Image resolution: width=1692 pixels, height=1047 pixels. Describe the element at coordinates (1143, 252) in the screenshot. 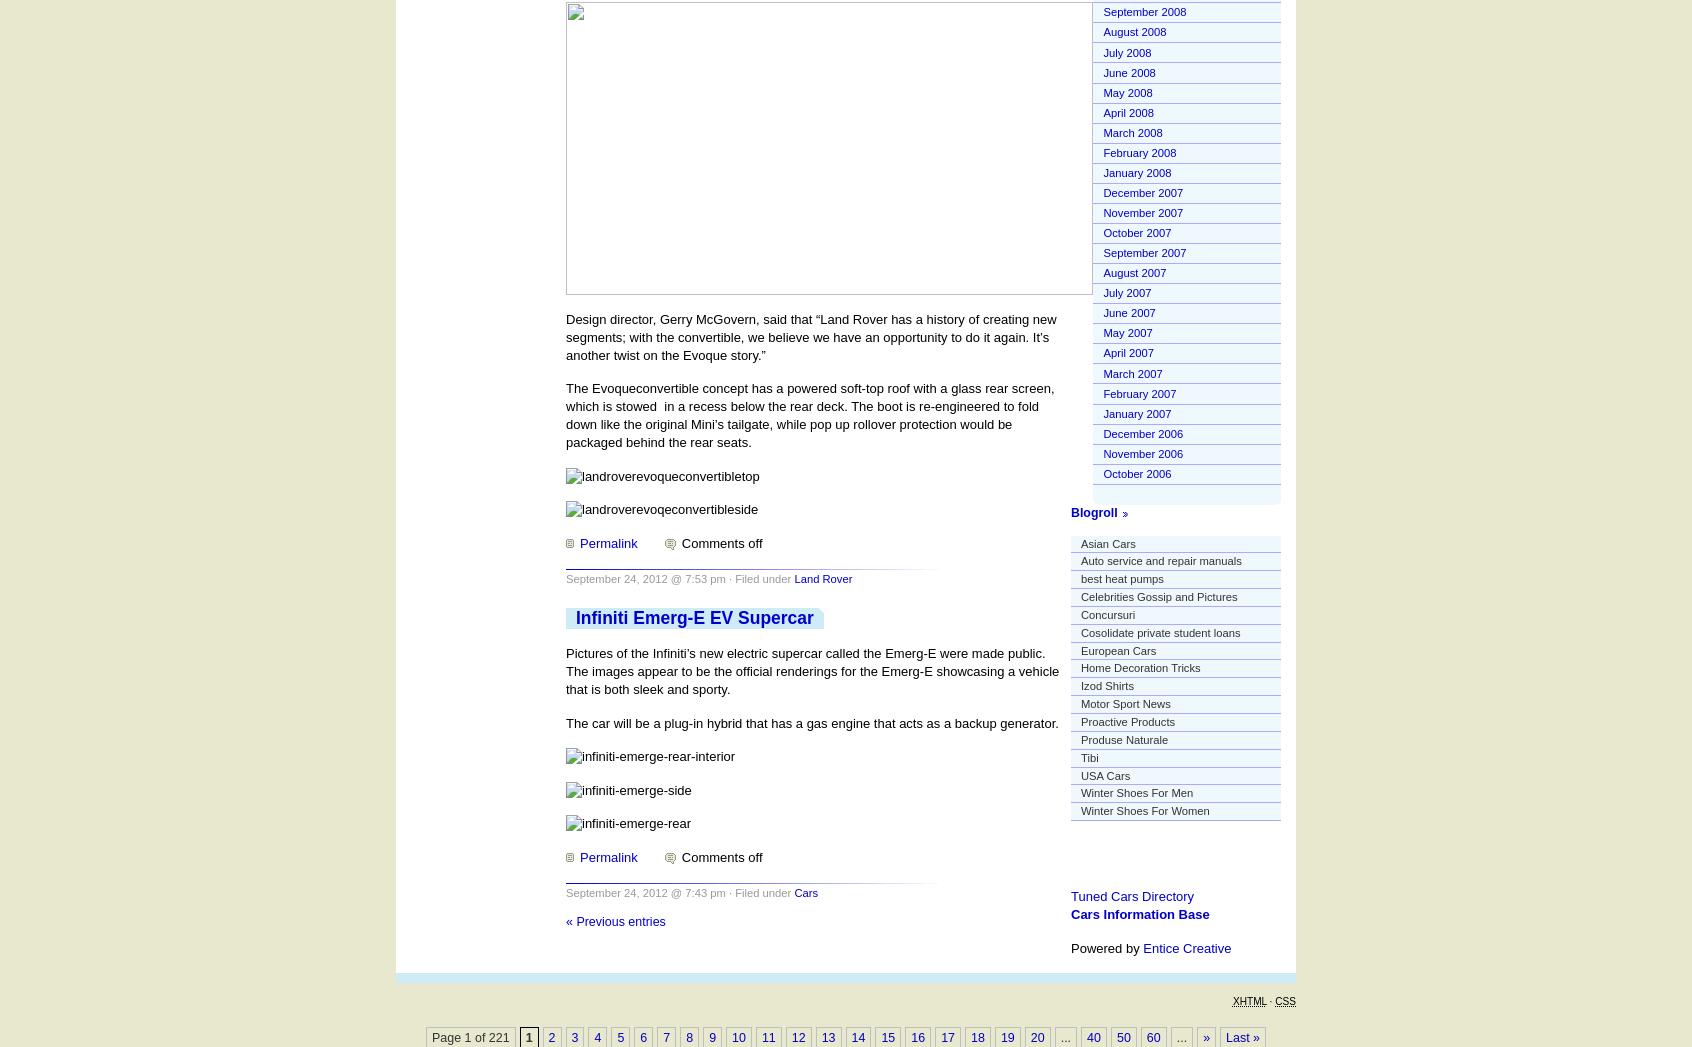

I see `'September 2007'` at that location.